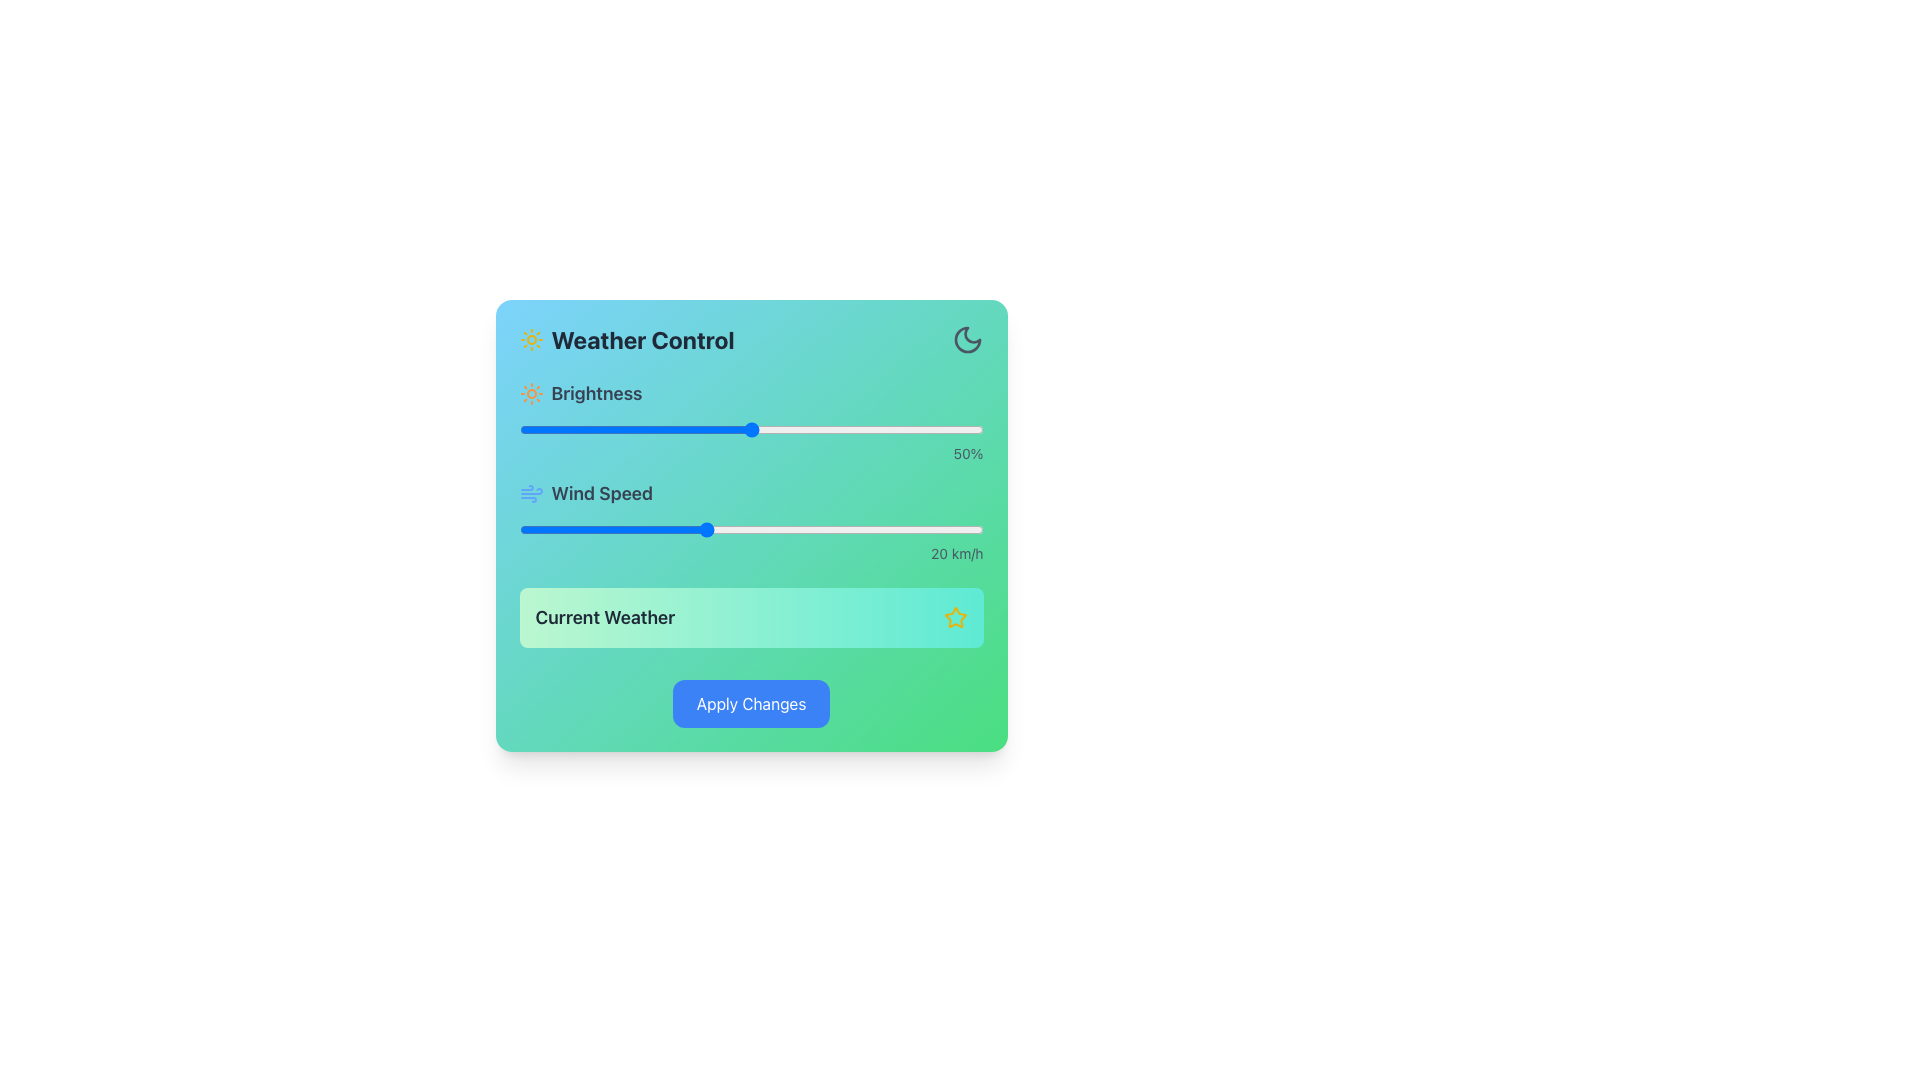  What do you see at coordinates (954, 616) in the screenshot?
I see `the star icon with a yellowish outline and light teal fill located near the bottom right corner of the 'Current Weather' input box in the 'Weather Control' section to interact` at bounding box center [954, 616].